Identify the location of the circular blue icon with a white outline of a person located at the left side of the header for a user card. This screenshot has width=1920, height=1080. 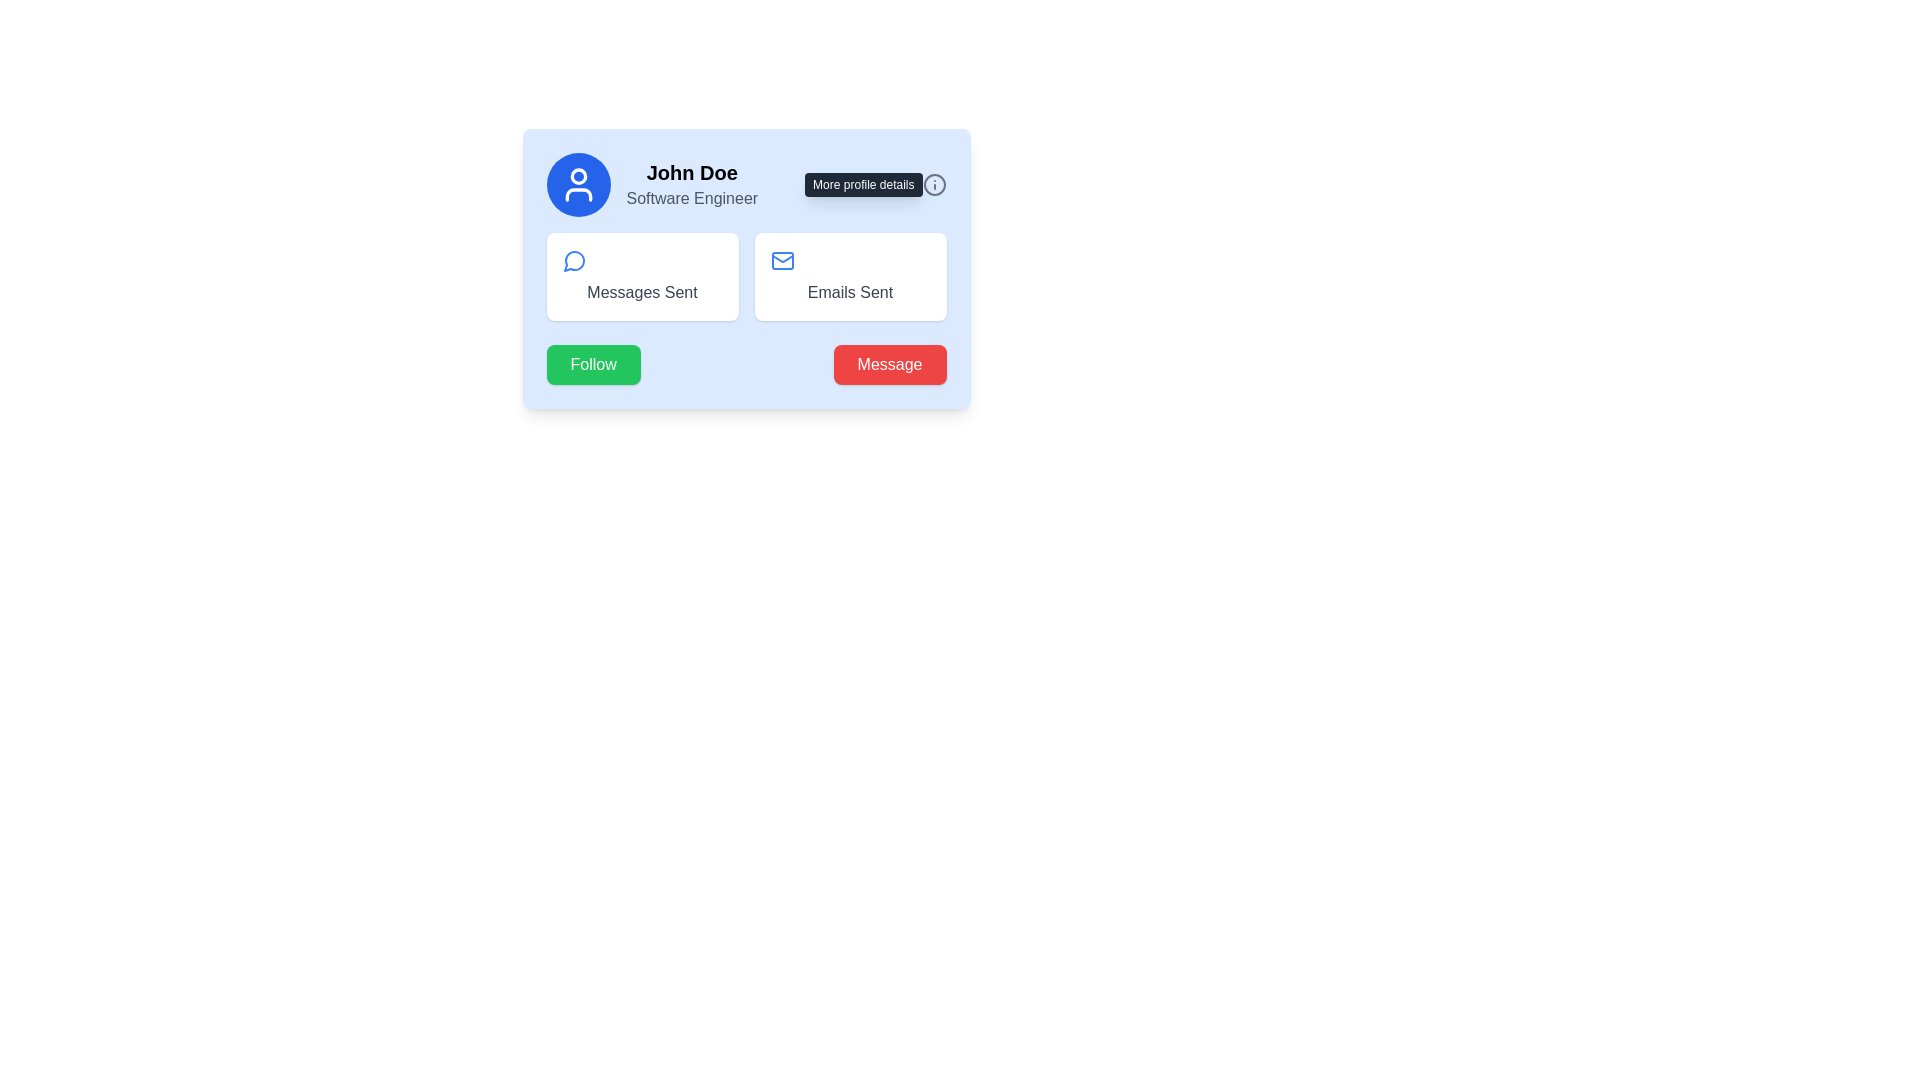
(577, 185).